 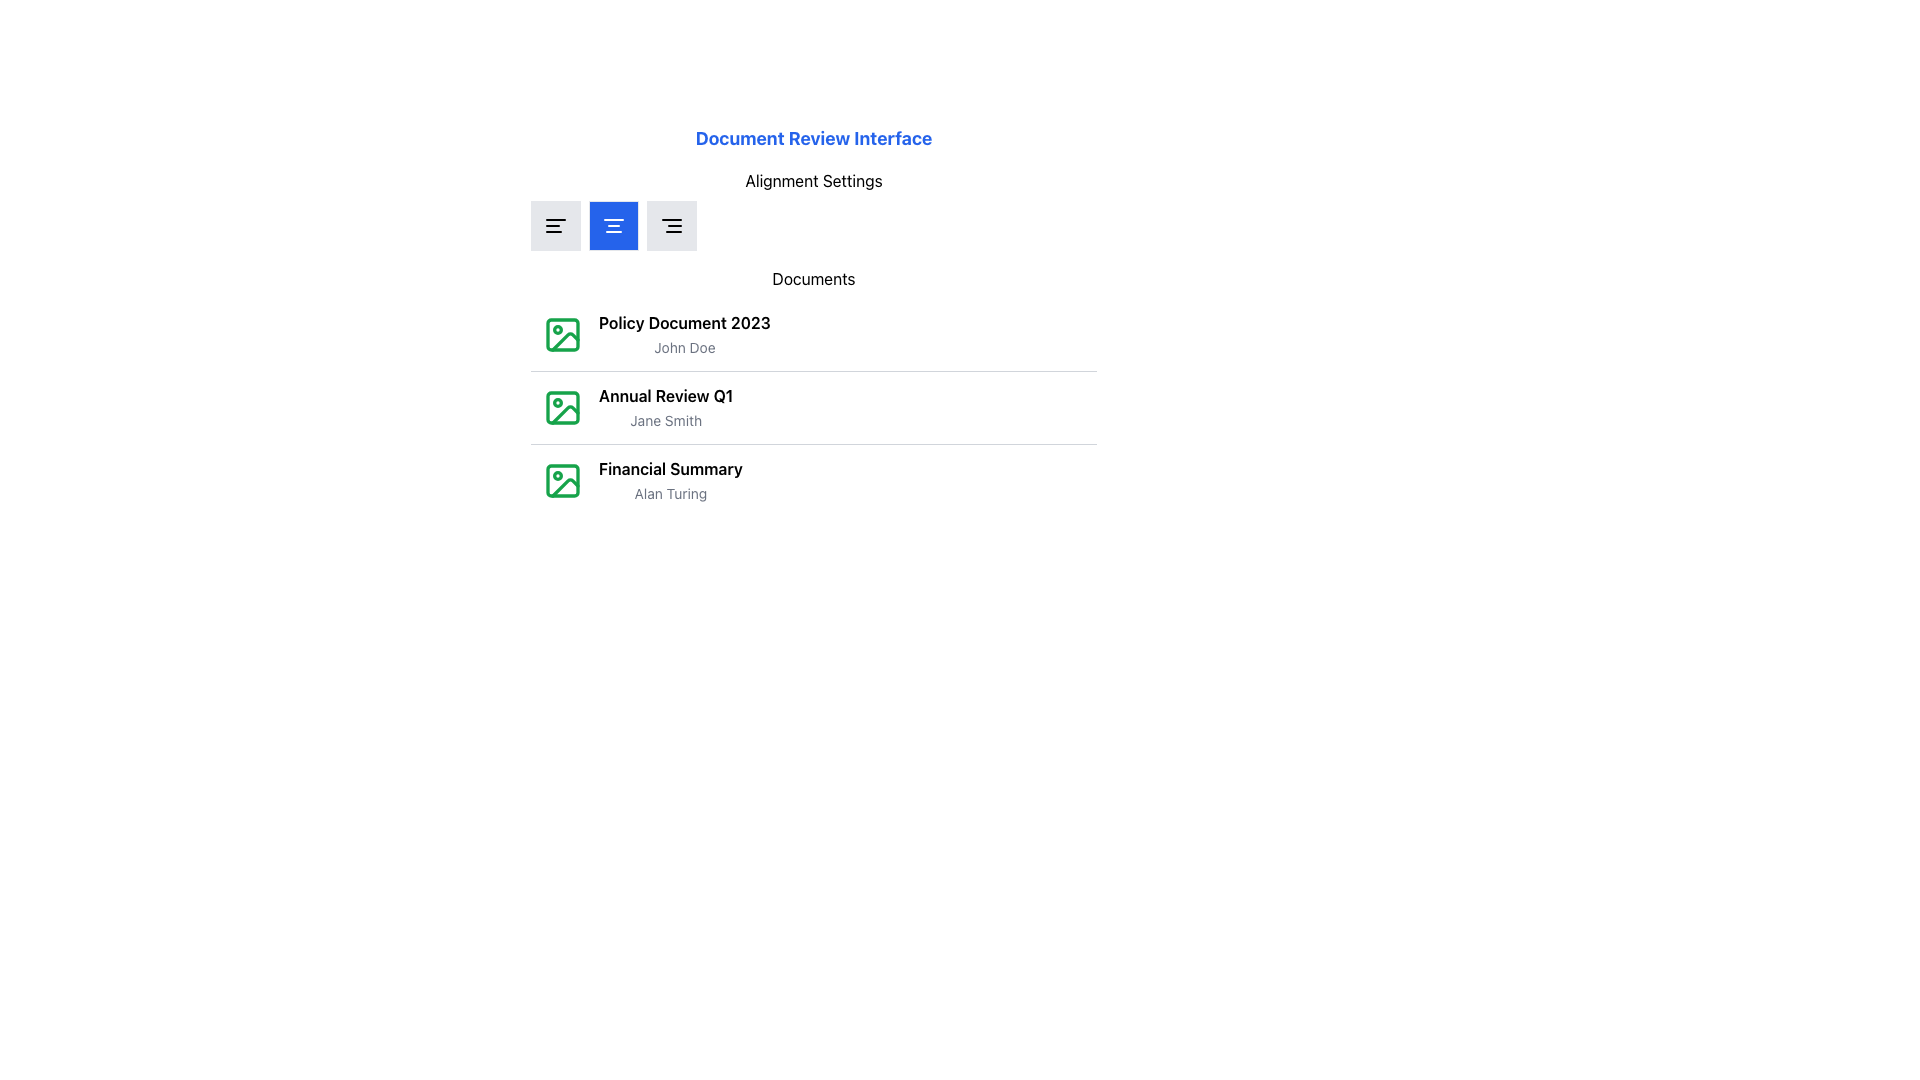 I want to click on the list item titled 'Annual Review Q1', so click(x=814, y=392).